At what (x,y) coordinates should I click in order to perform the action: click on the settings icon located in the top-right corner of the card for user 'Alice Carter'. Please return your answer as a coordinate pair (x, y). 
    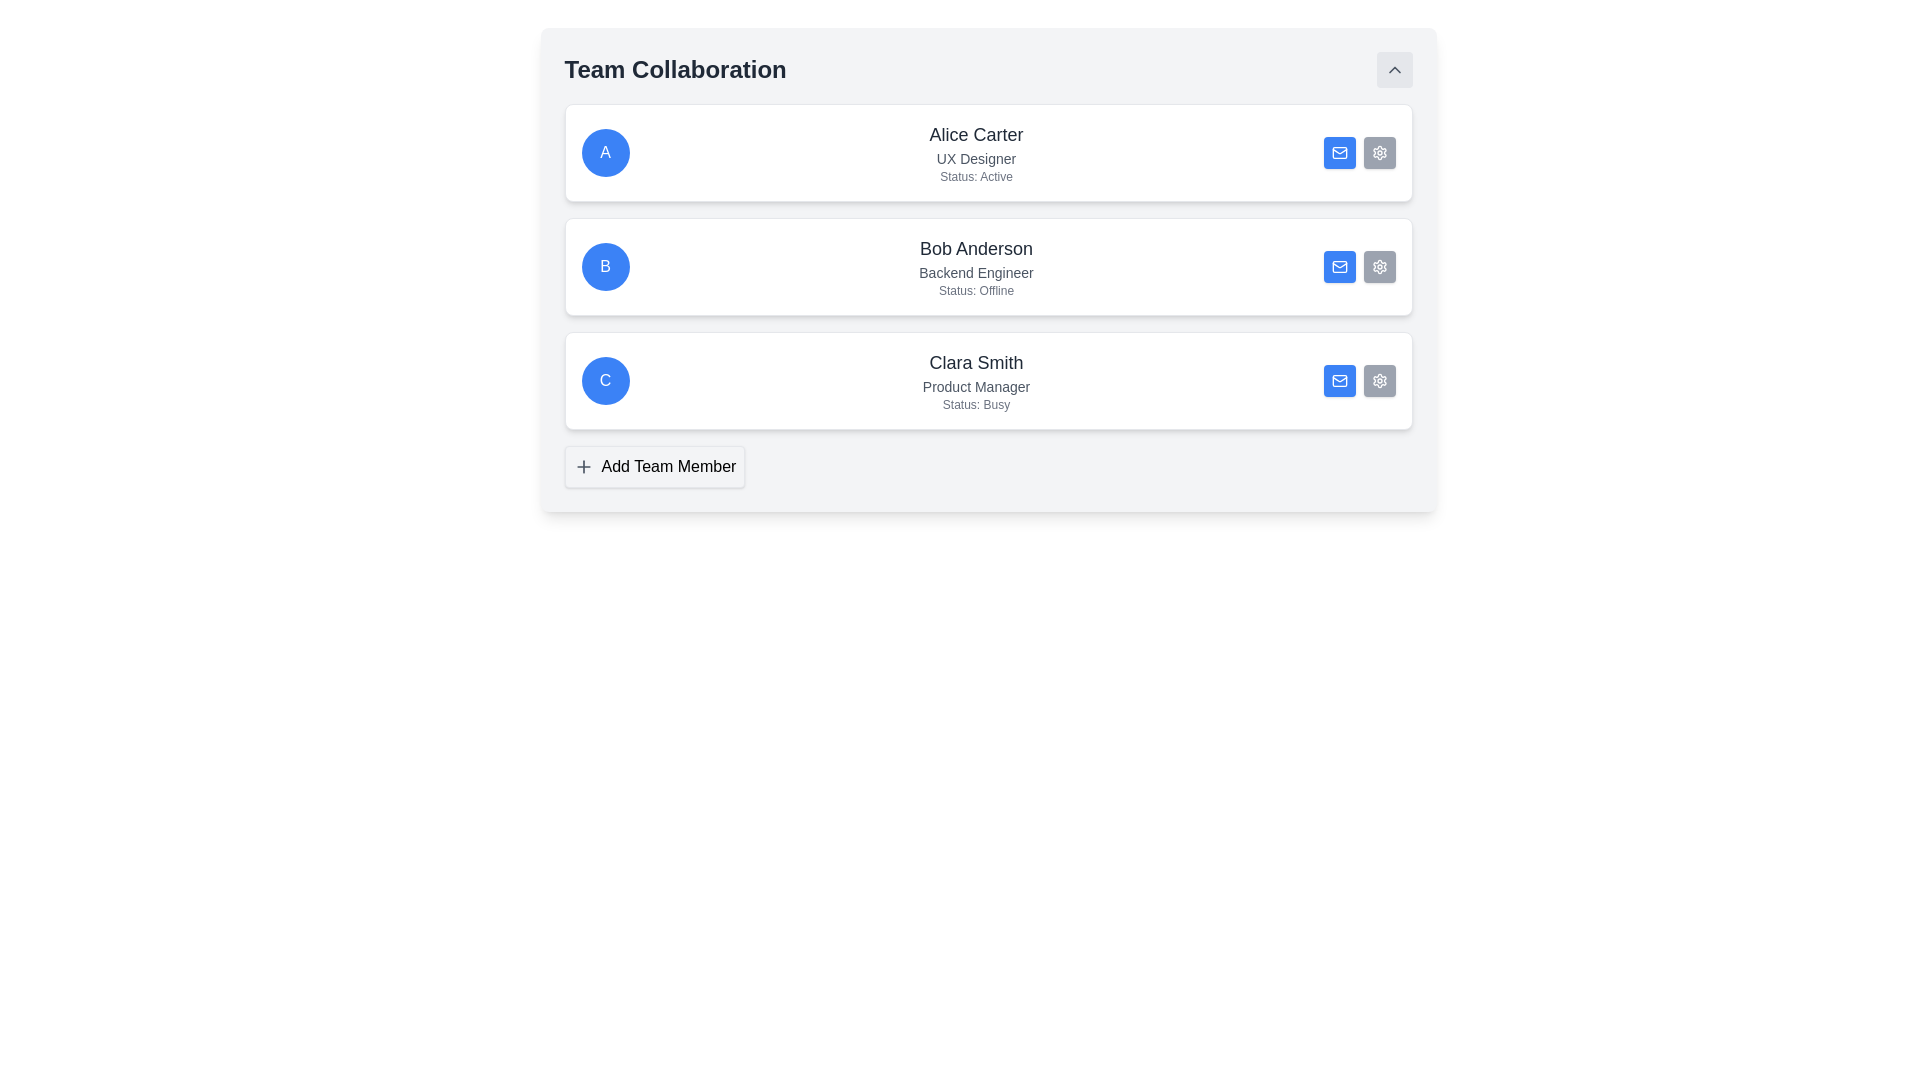
    Looking at the image, I should click on (1378, 152).